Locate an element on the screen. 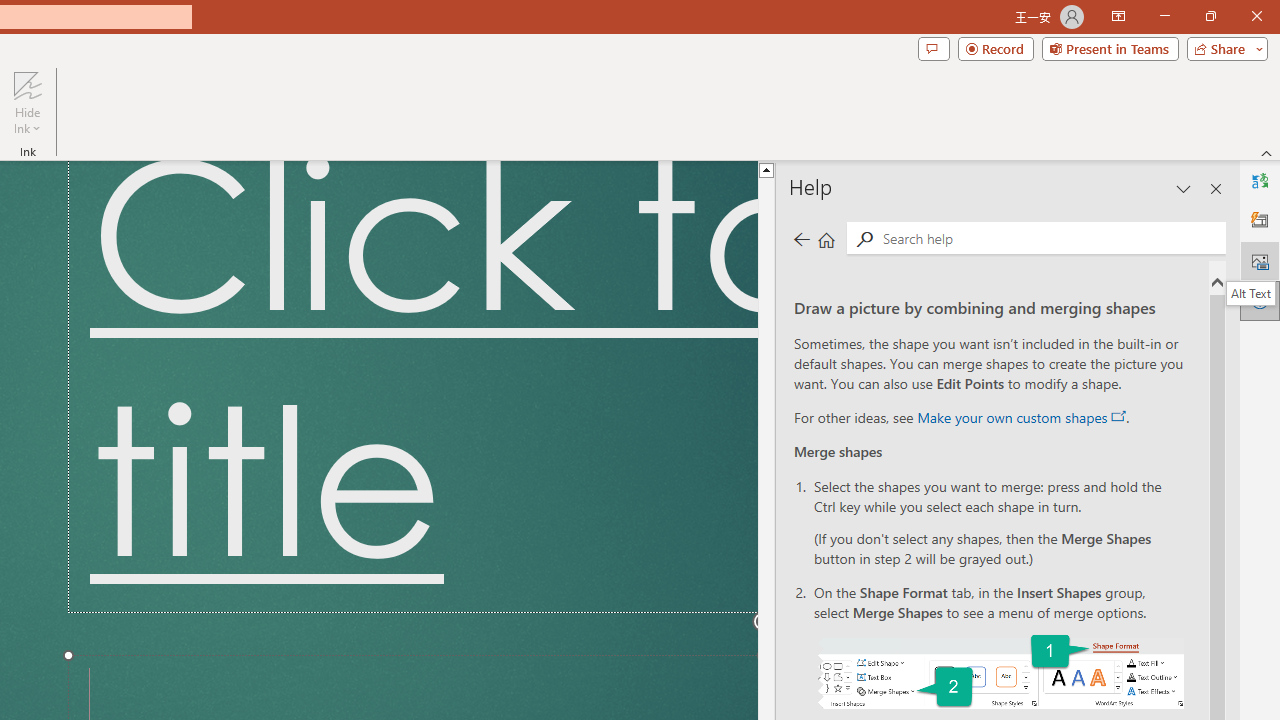 This screenshot has width=1280, height=720. 'Home' is located at coordinates (826, 238).